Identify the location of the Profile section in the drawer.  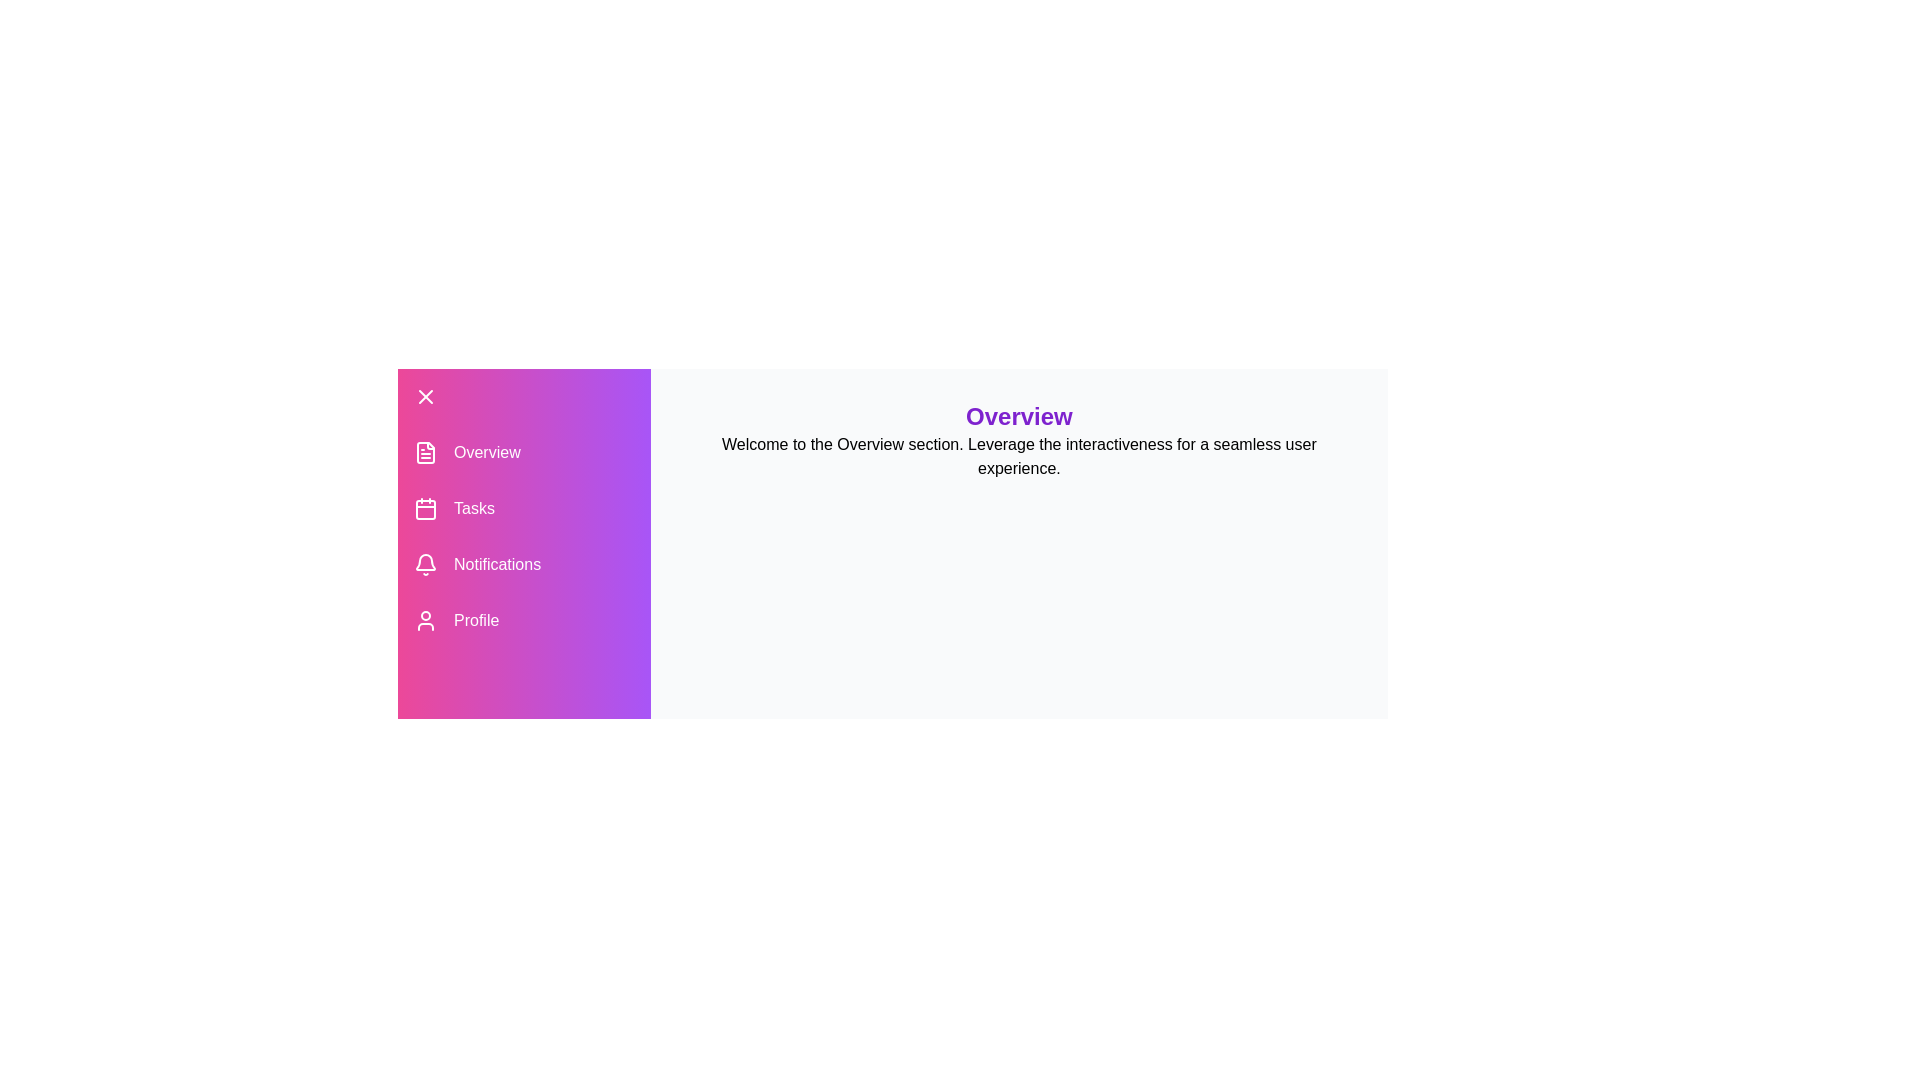
(523, 620).